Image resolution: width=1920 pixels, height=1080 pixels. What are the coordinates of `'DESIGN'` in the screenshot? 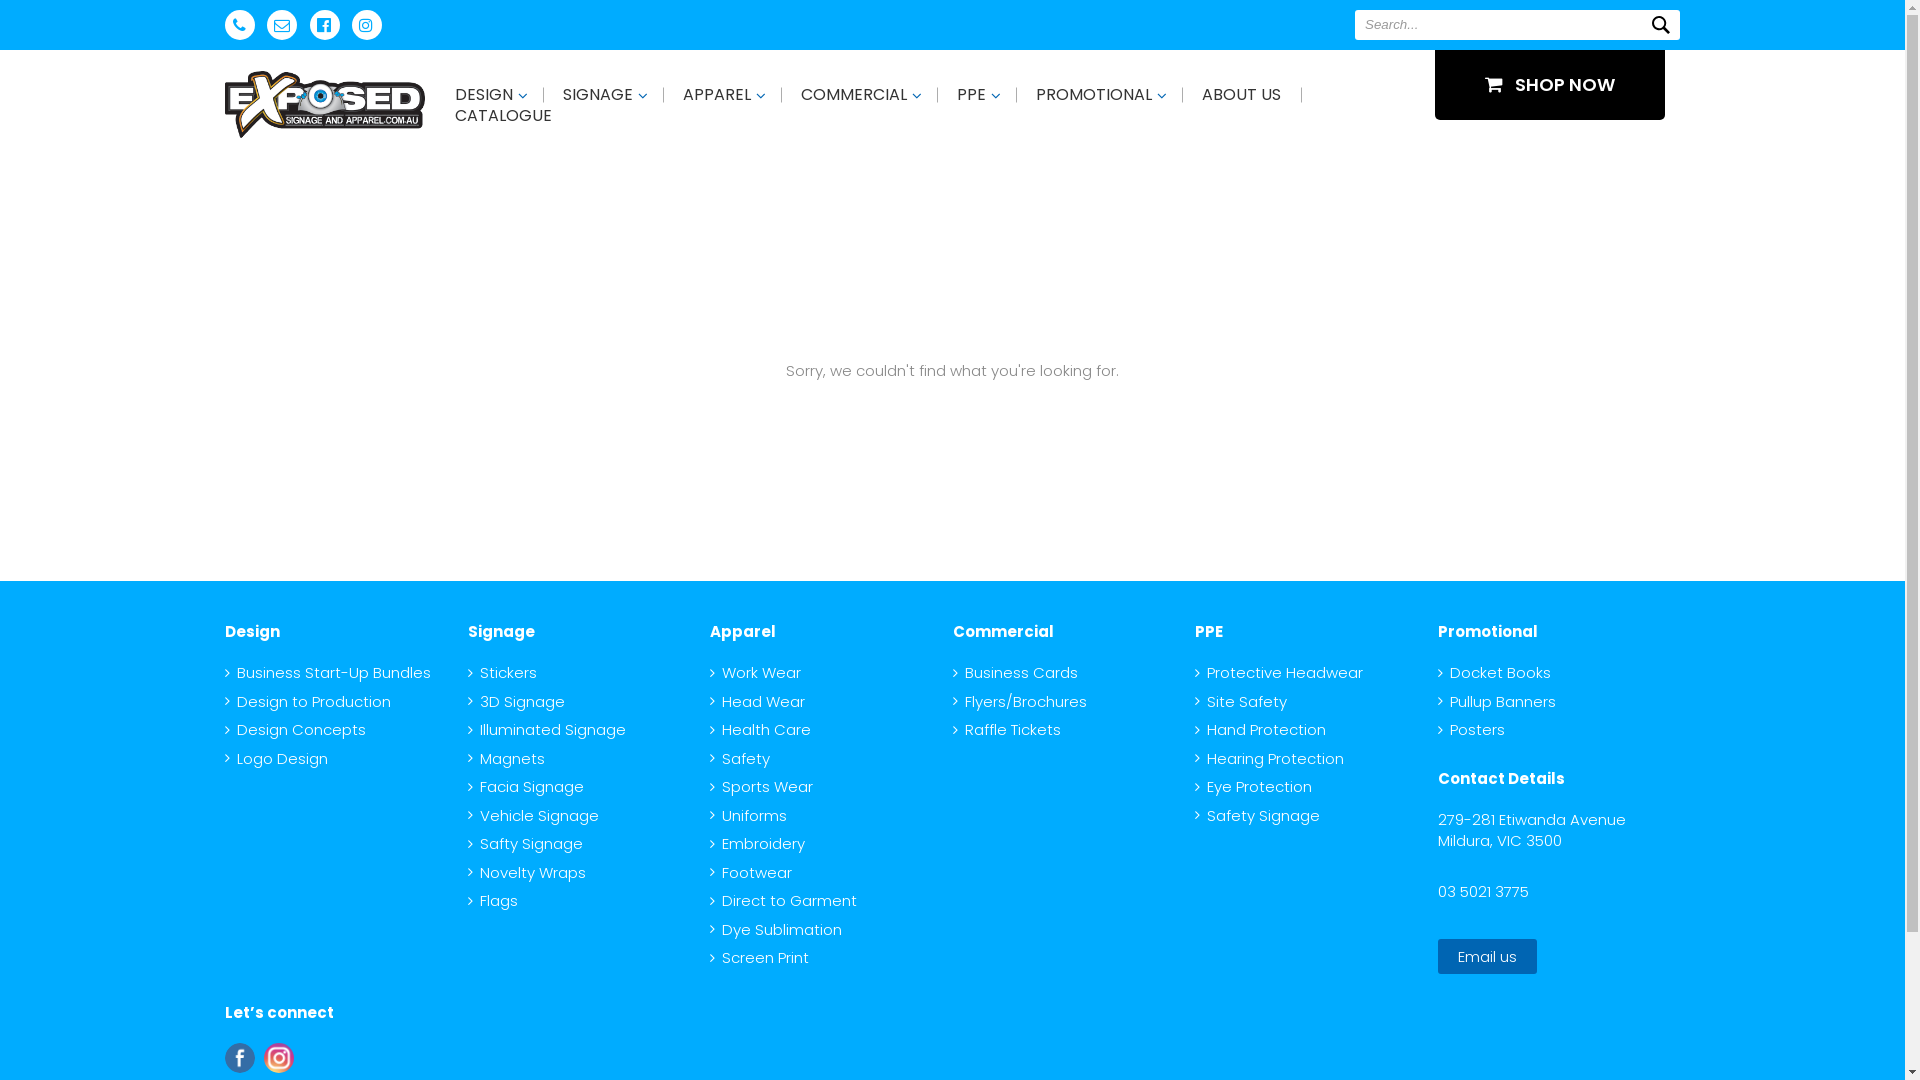 It's located at (484, 94).